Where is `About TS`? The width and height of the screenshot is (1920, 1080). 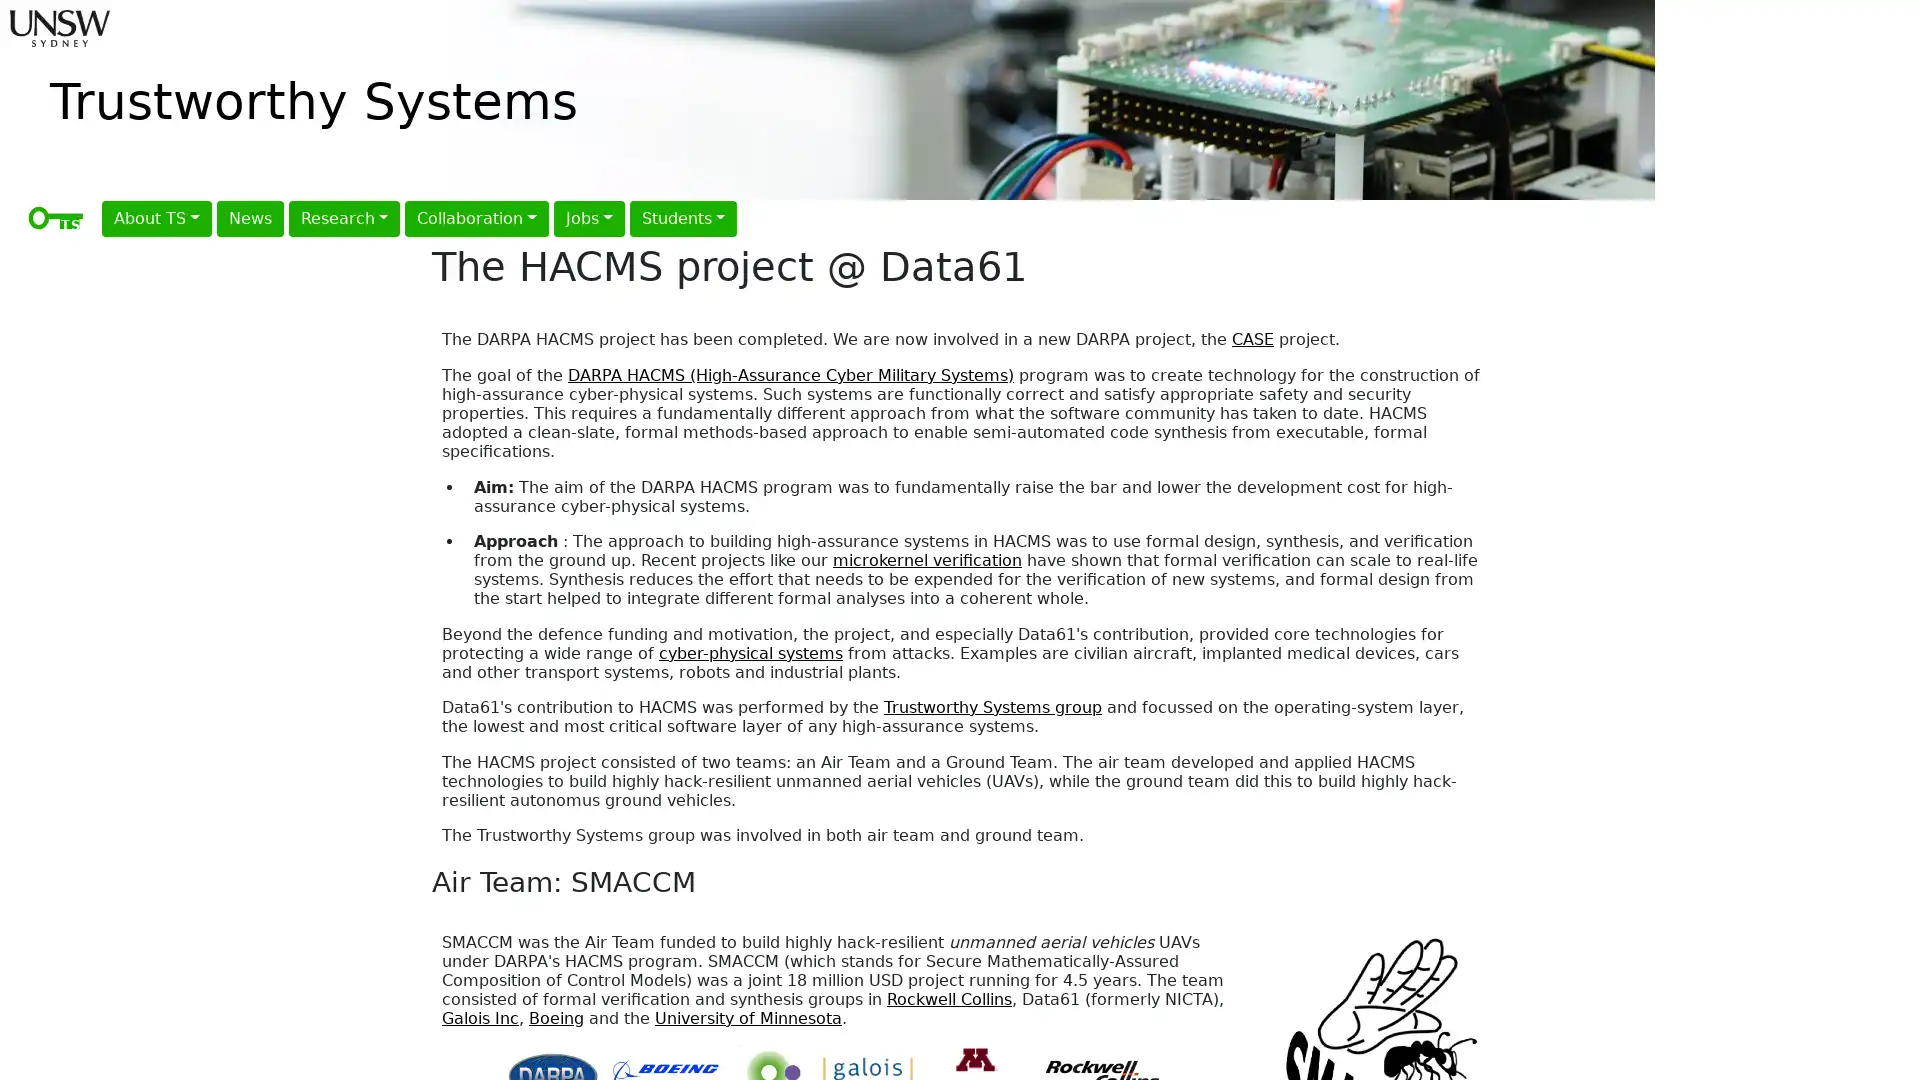
About TS is located at coordinates (155, 218).